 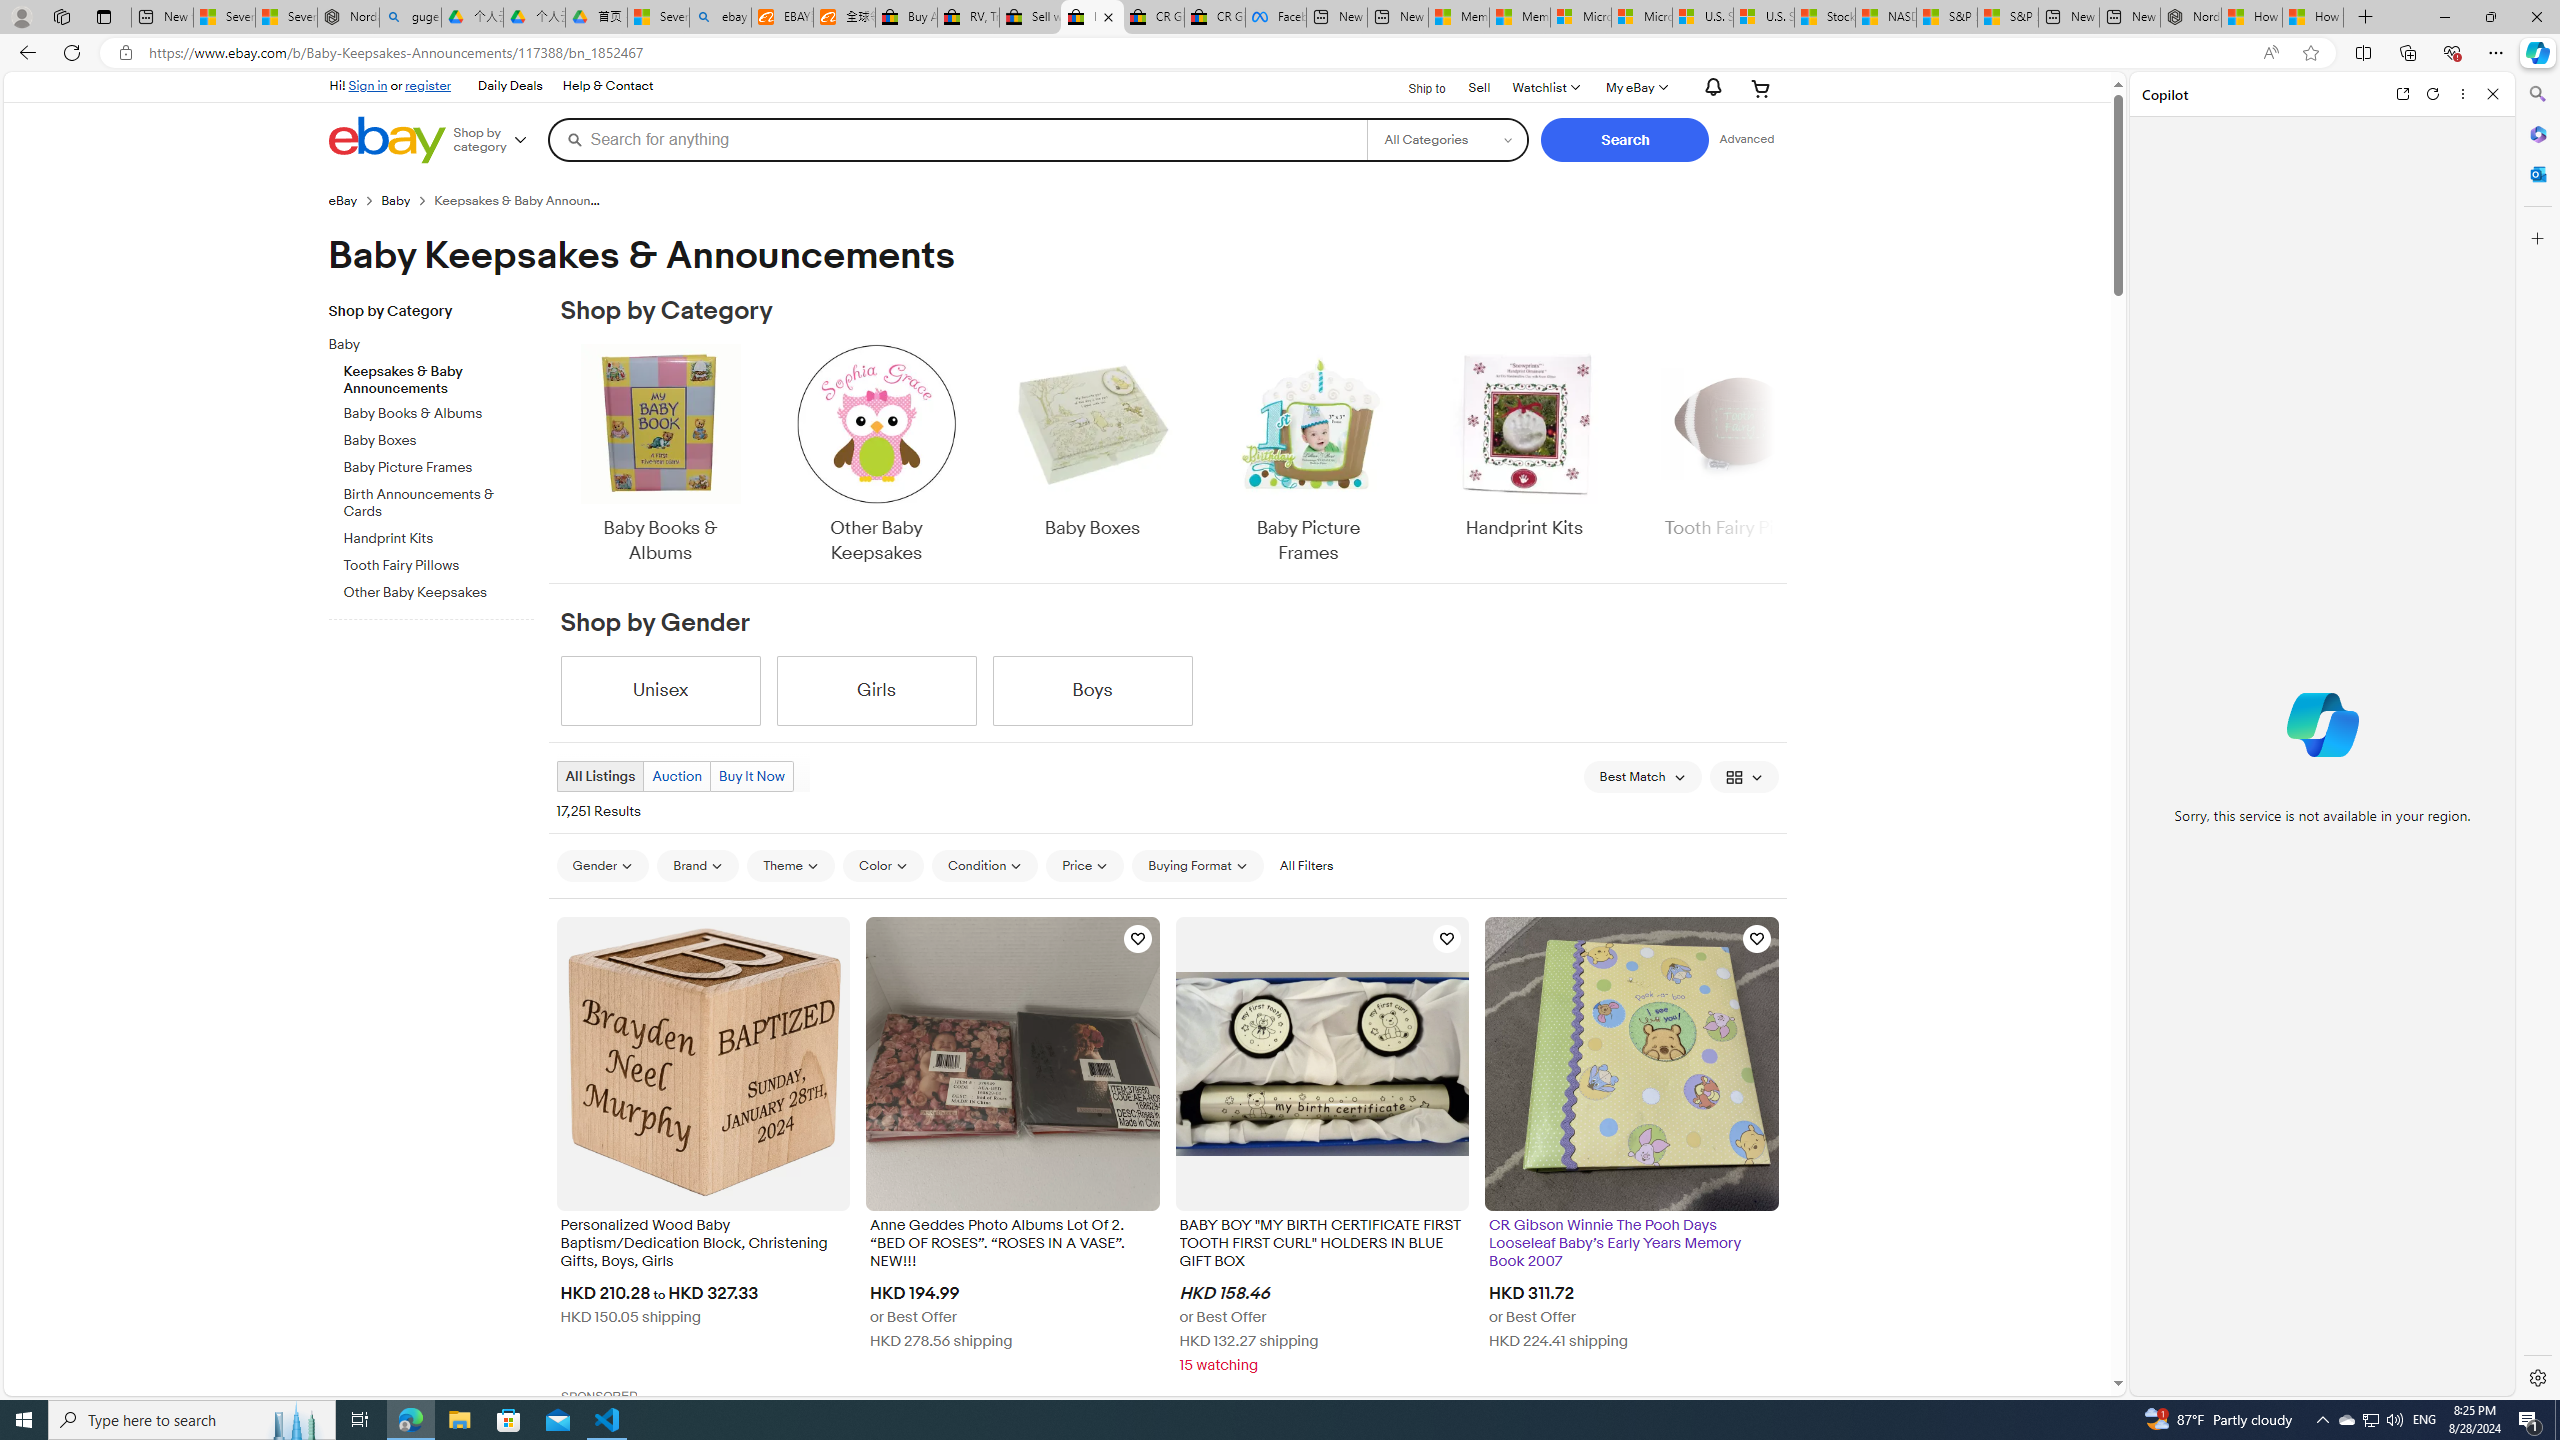 I want to click on 'Daily Deals', so click(x=509, y=85).